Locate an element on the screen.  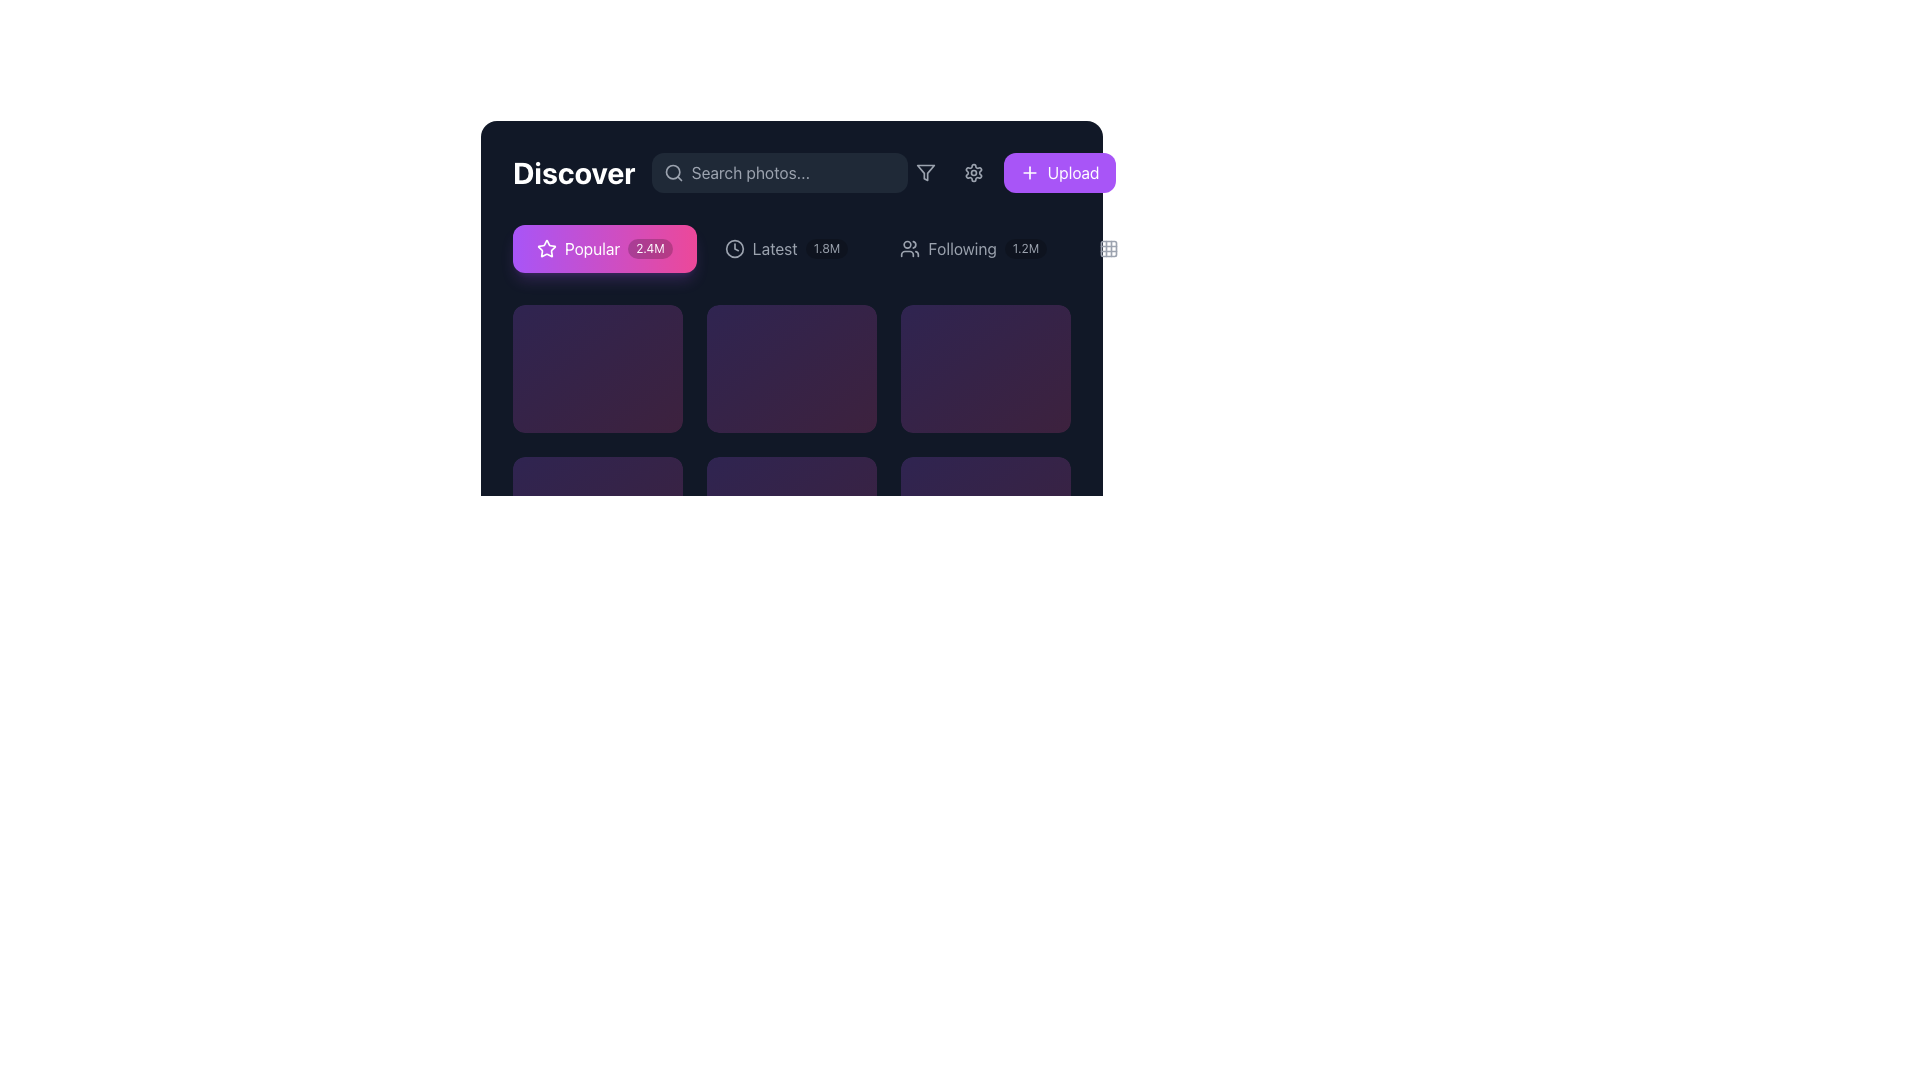
the gear icon button located in the upper-right section of the dark-themed top navigation bar is located at coordinates (973, 172).